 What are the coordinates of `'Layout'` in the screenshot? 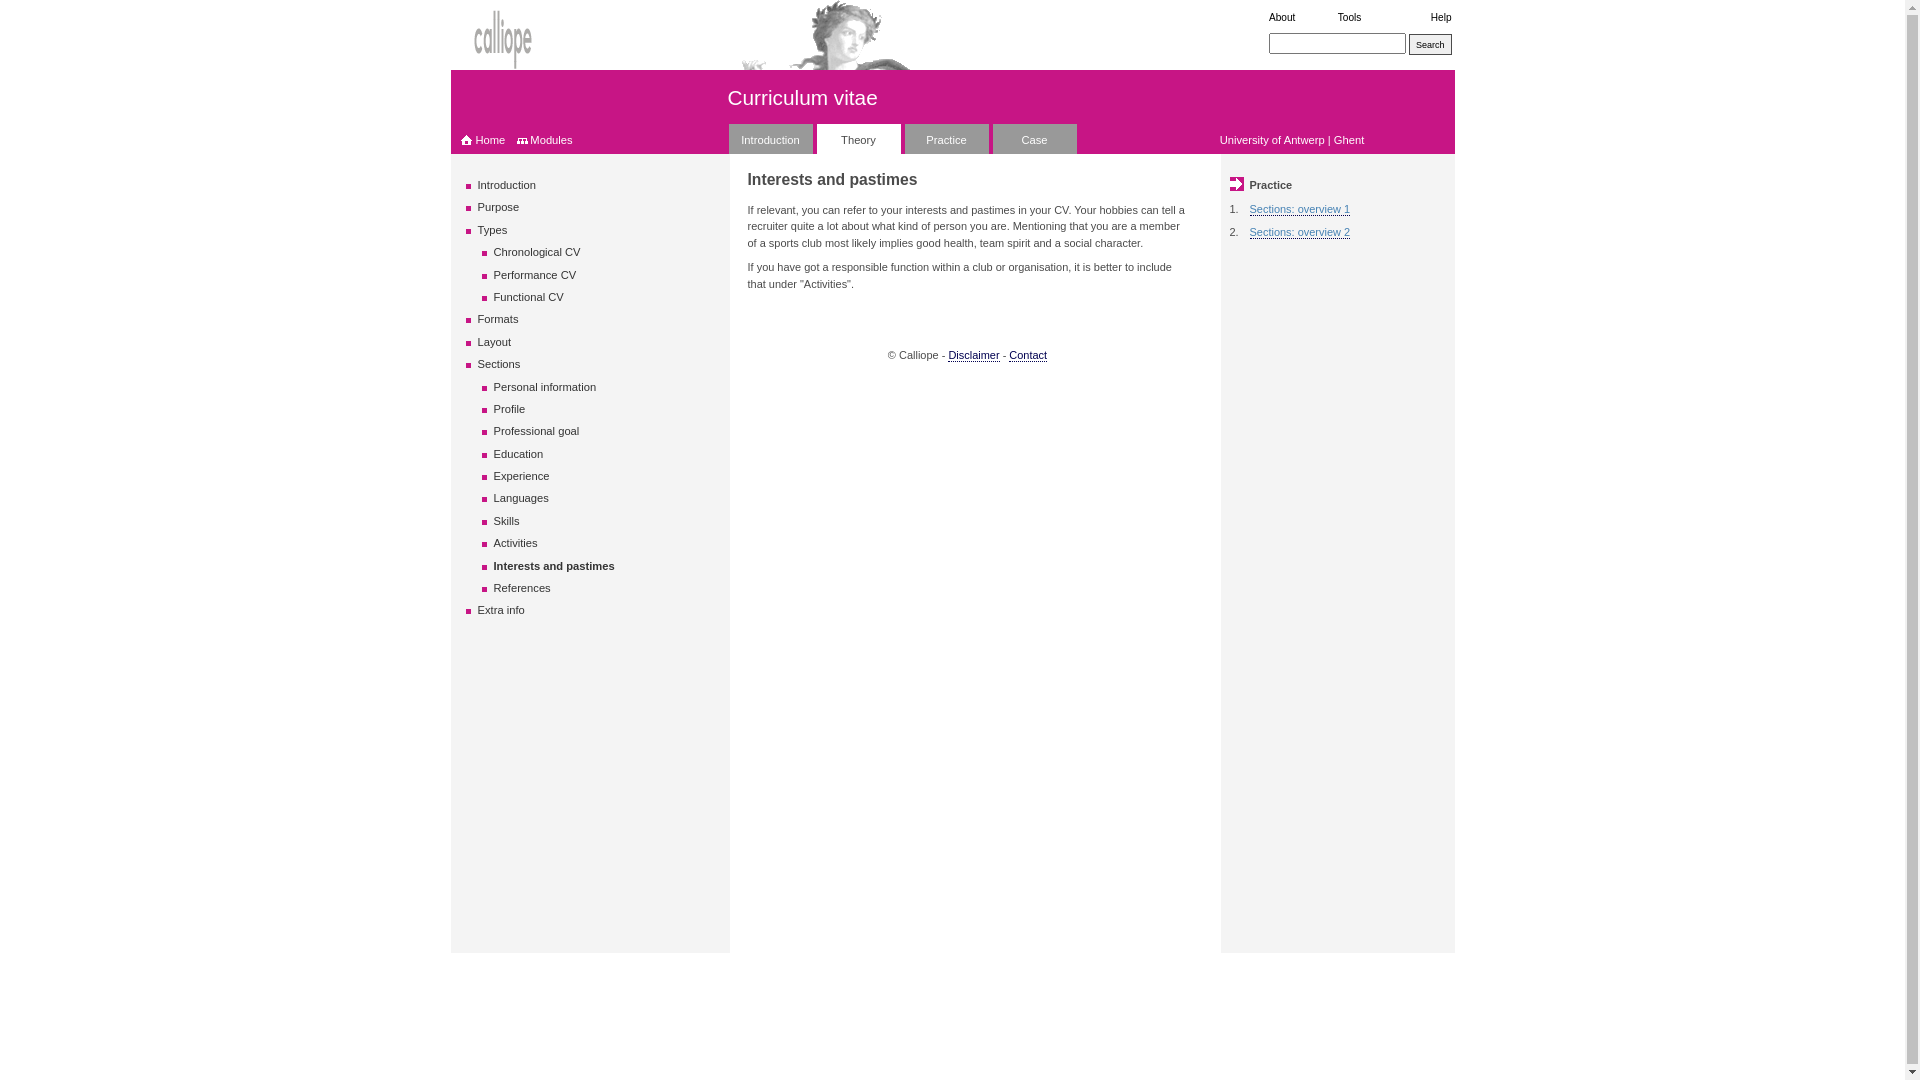 It's located at (494, 341).